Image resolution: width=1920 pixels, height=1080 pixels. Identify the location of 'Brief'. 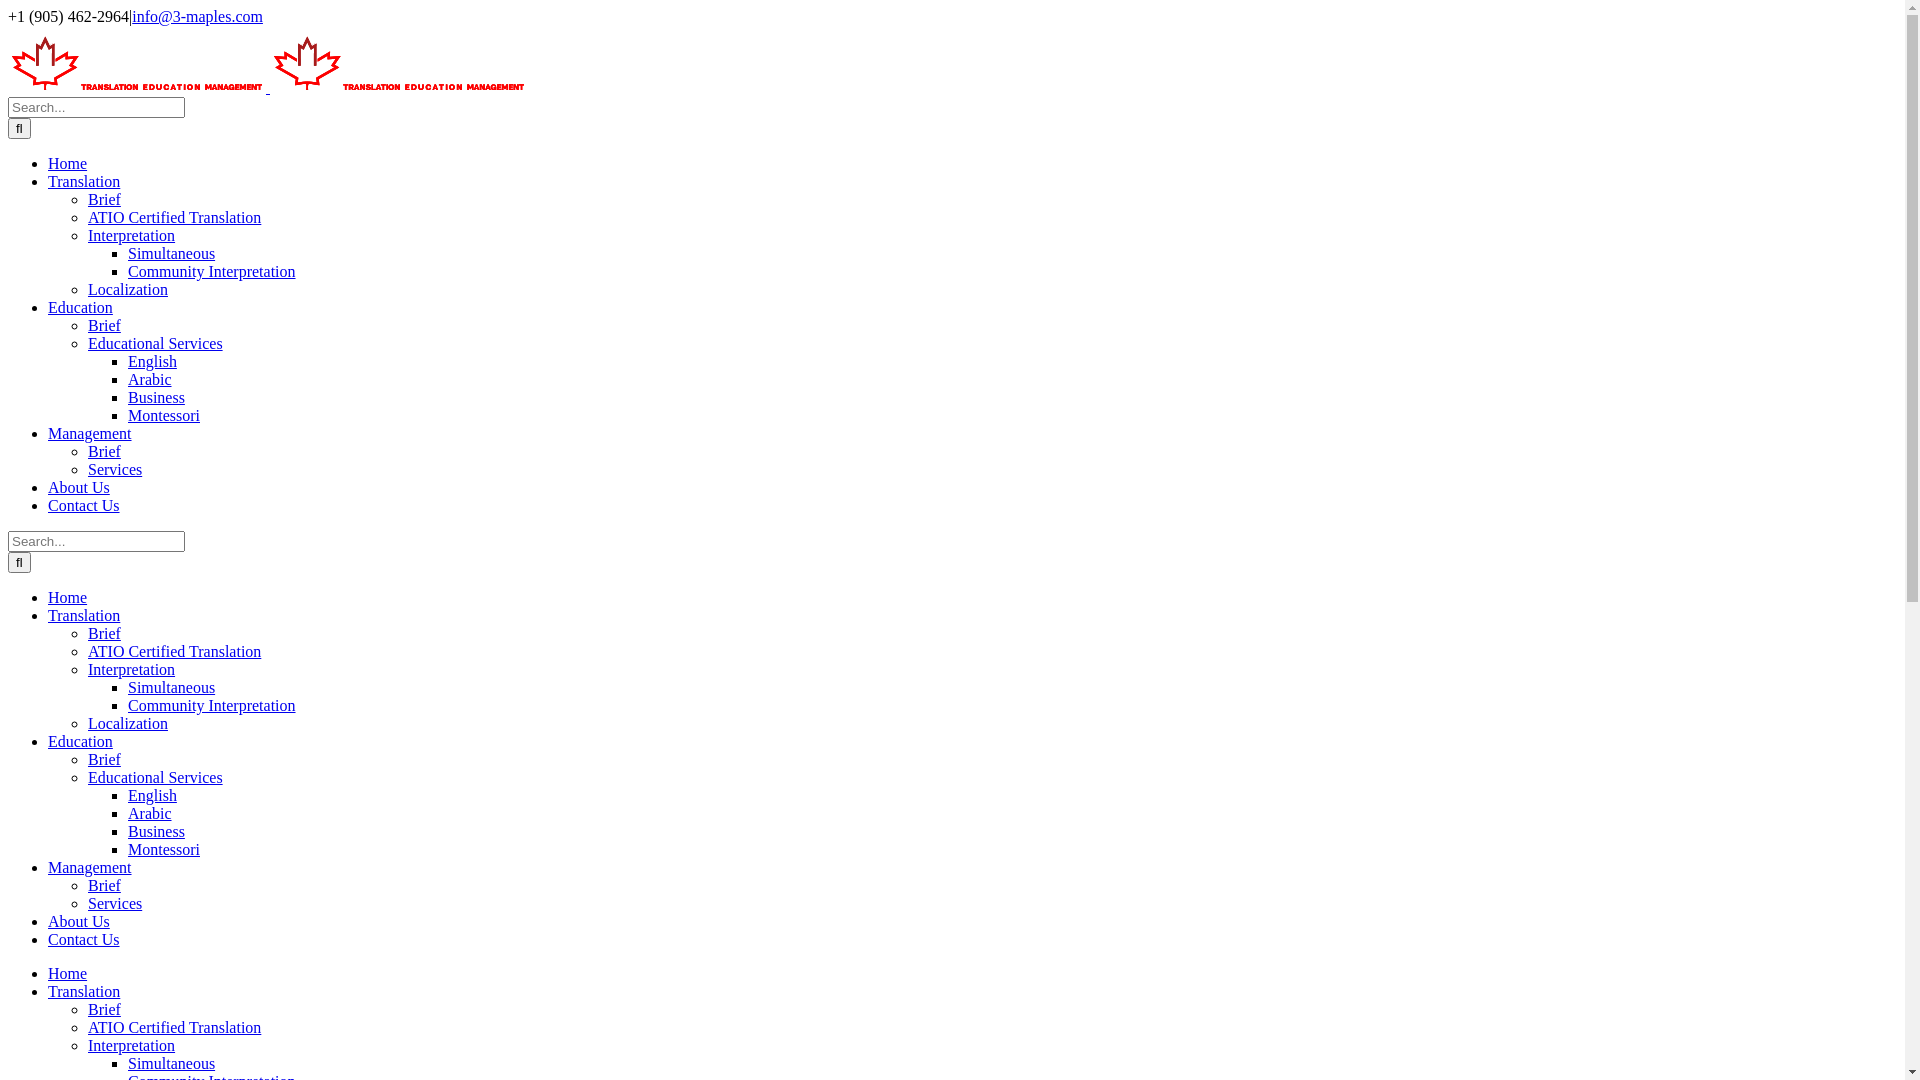
(103, 199).